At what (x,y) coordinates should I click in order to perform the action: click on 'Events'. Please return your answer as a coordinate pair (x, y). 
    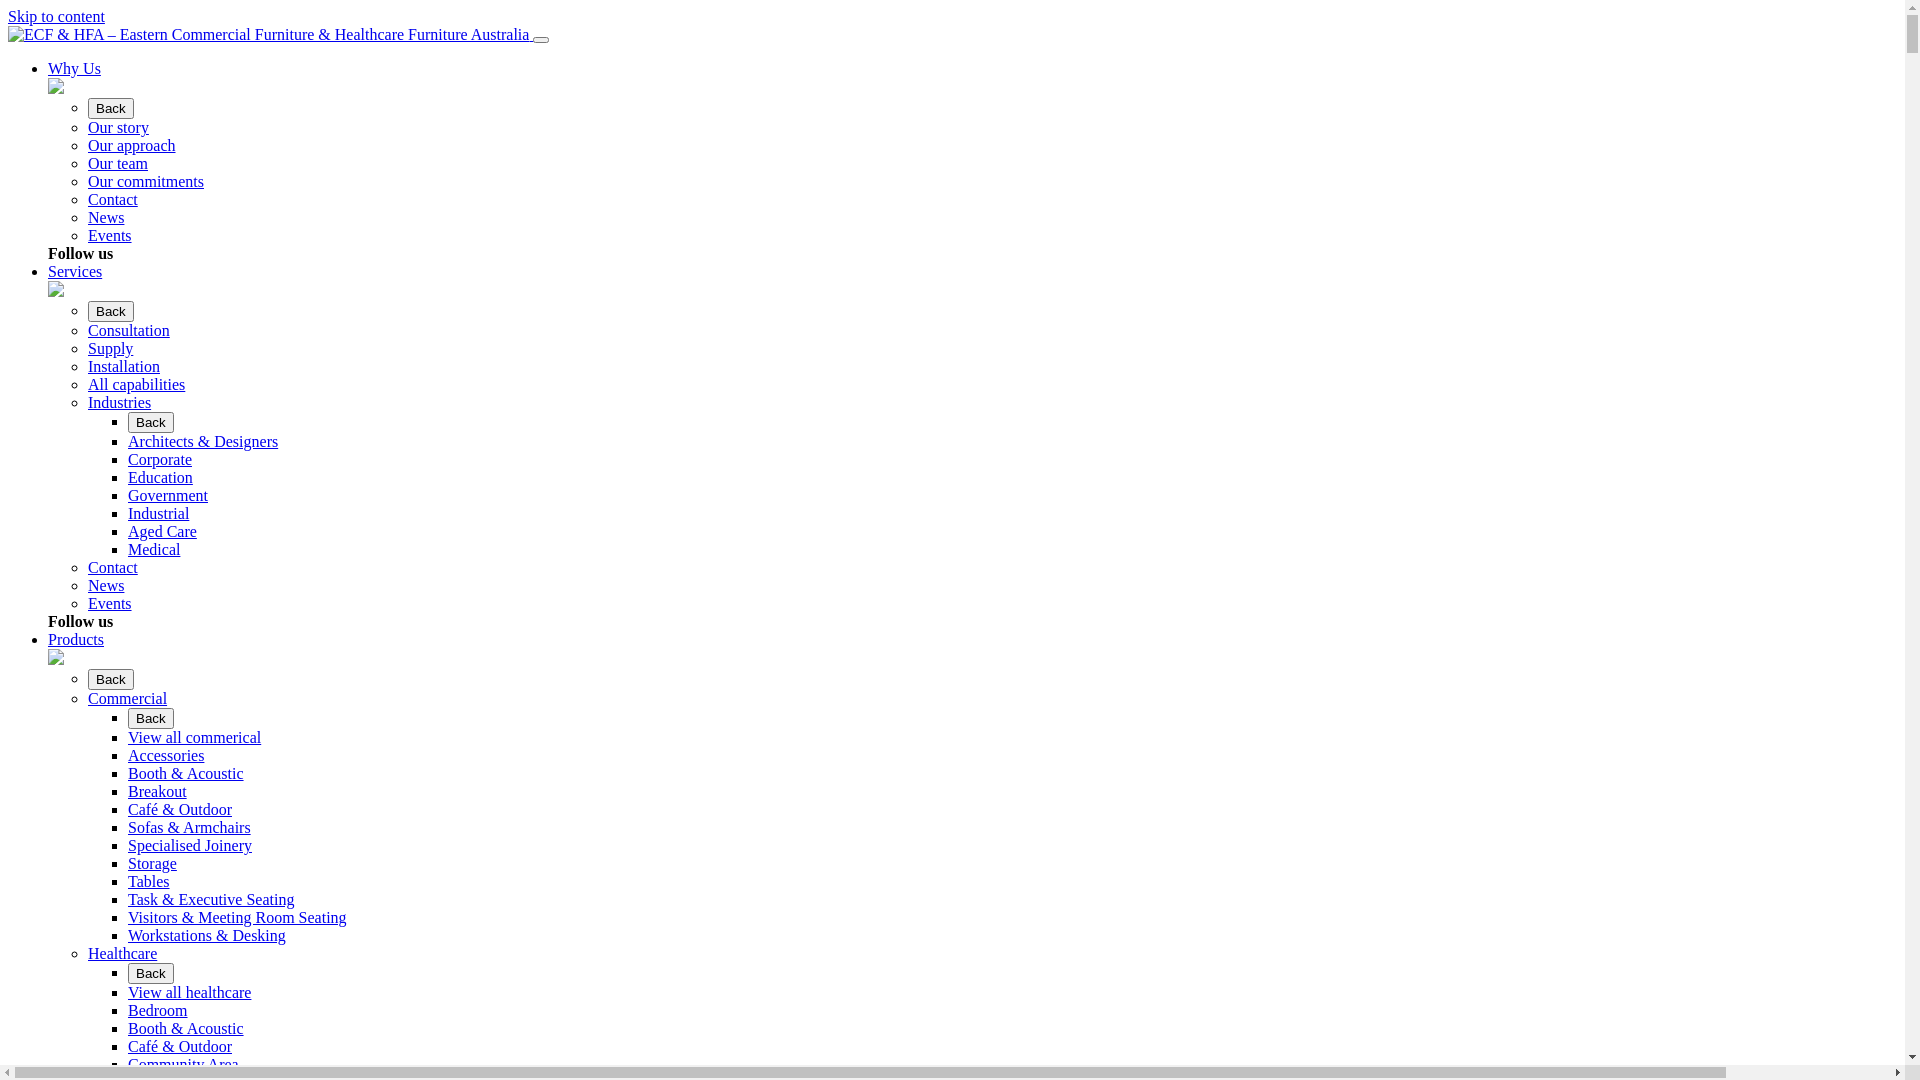
    Looking at the image, I should click on (109, 602).